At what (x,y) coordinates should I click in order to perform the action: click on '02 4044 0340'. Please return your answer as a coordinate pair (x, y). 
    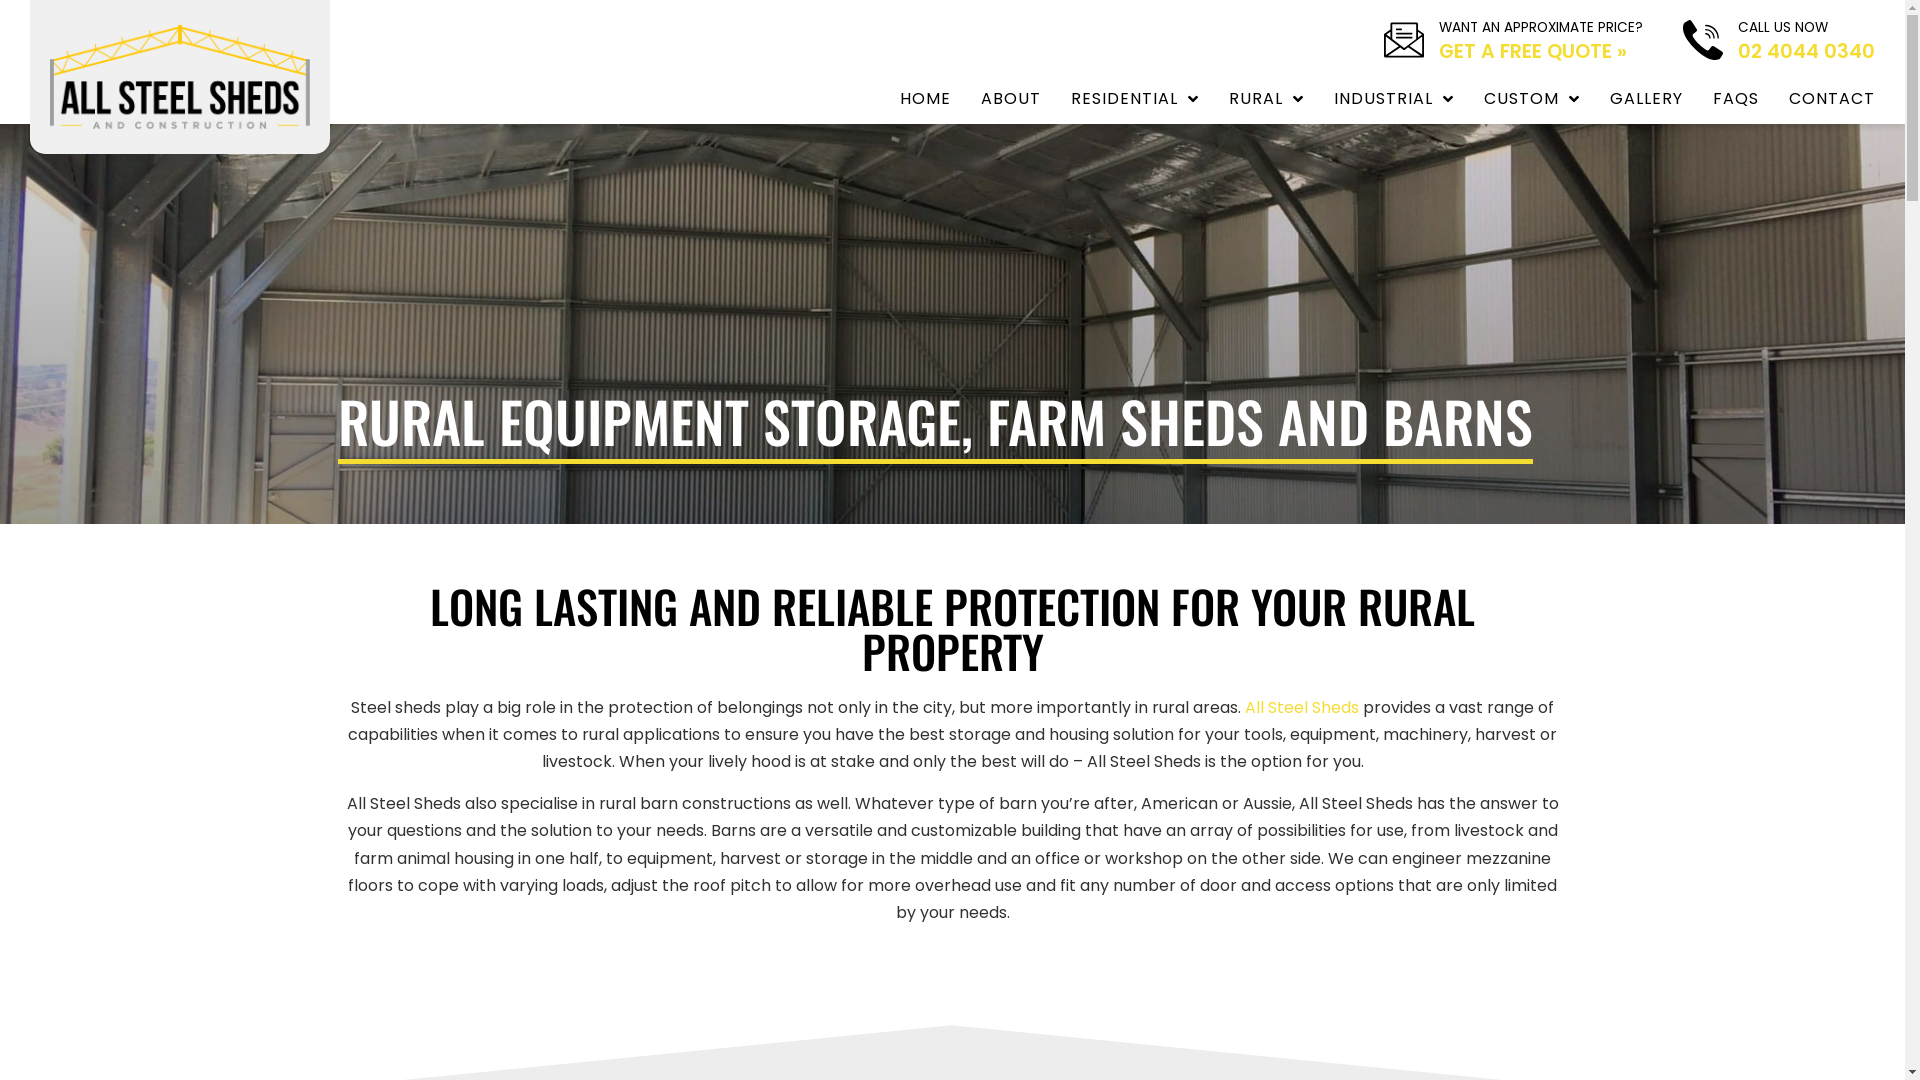
    Looking at the image, I should click on (1806, 50).